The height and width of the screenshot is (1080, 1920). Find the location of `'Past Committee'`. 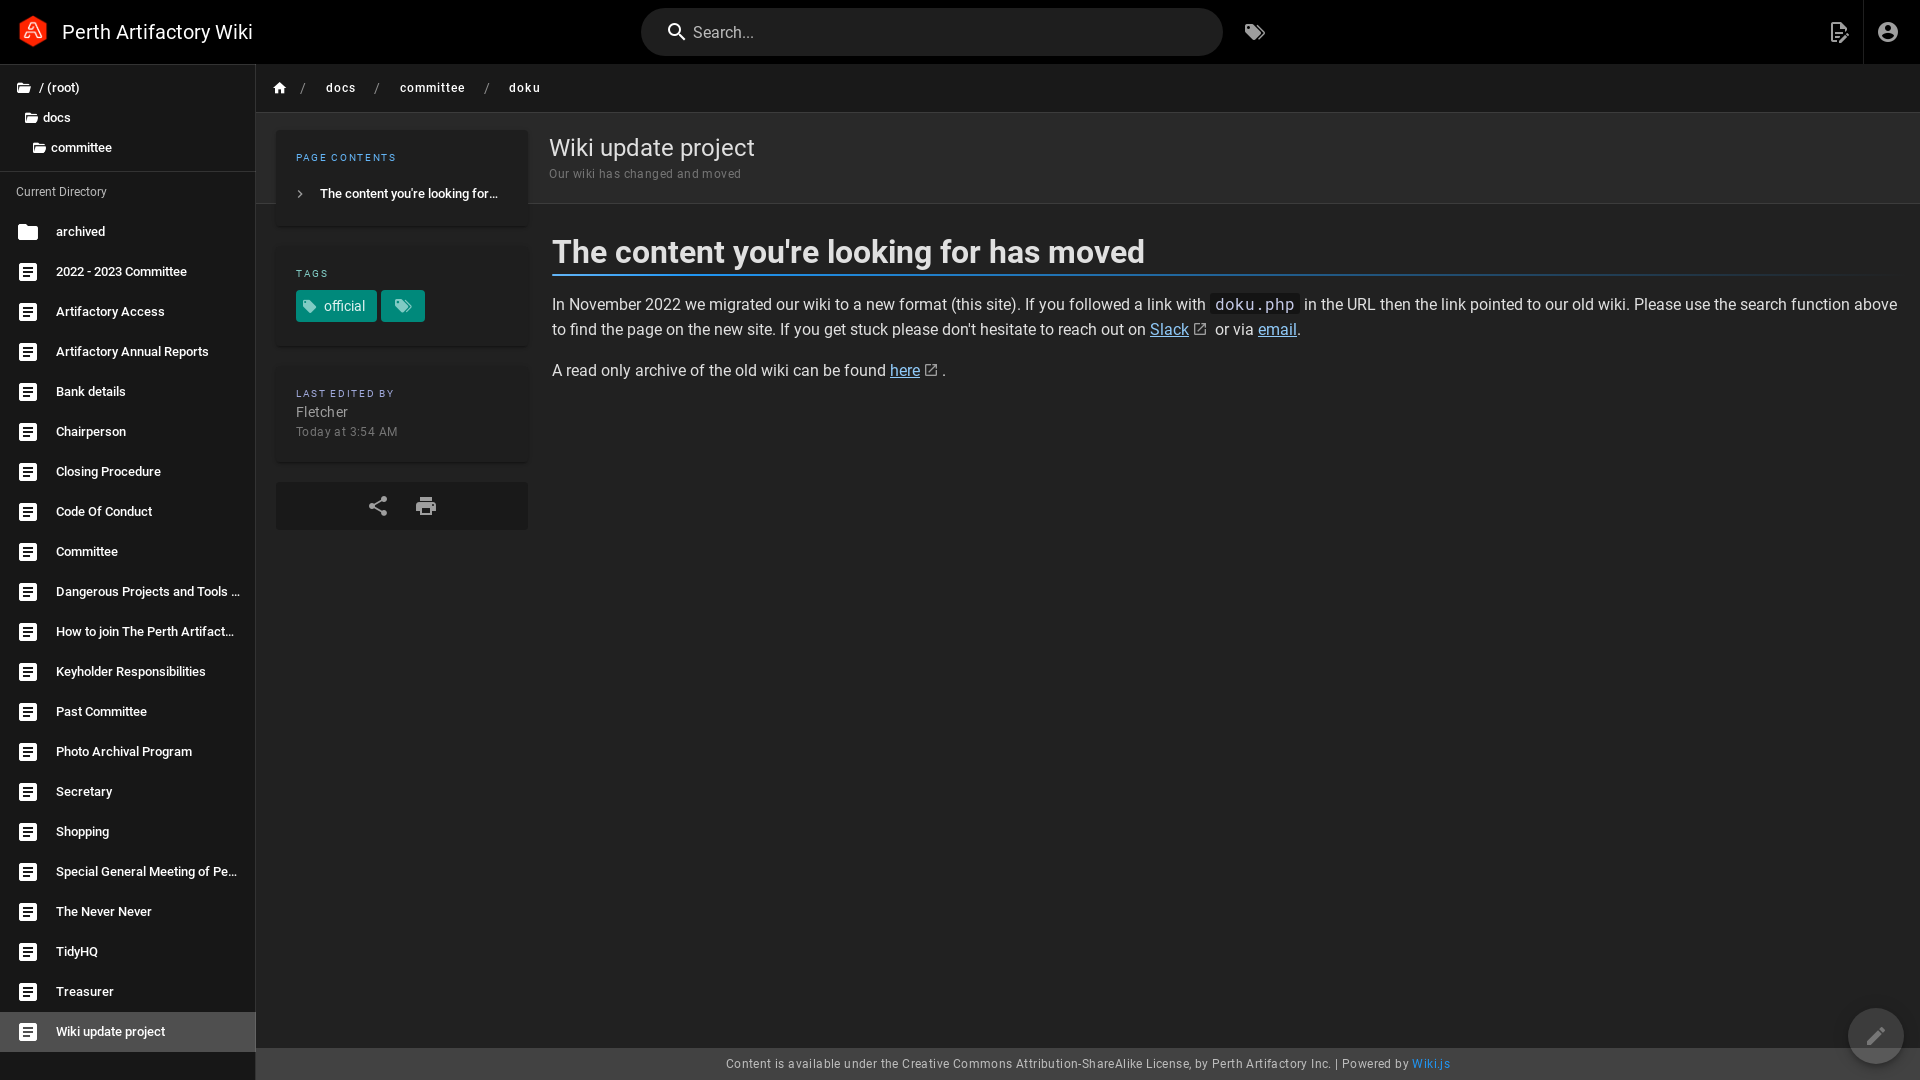

'Past Committee' is located at coordinates (127, 711).